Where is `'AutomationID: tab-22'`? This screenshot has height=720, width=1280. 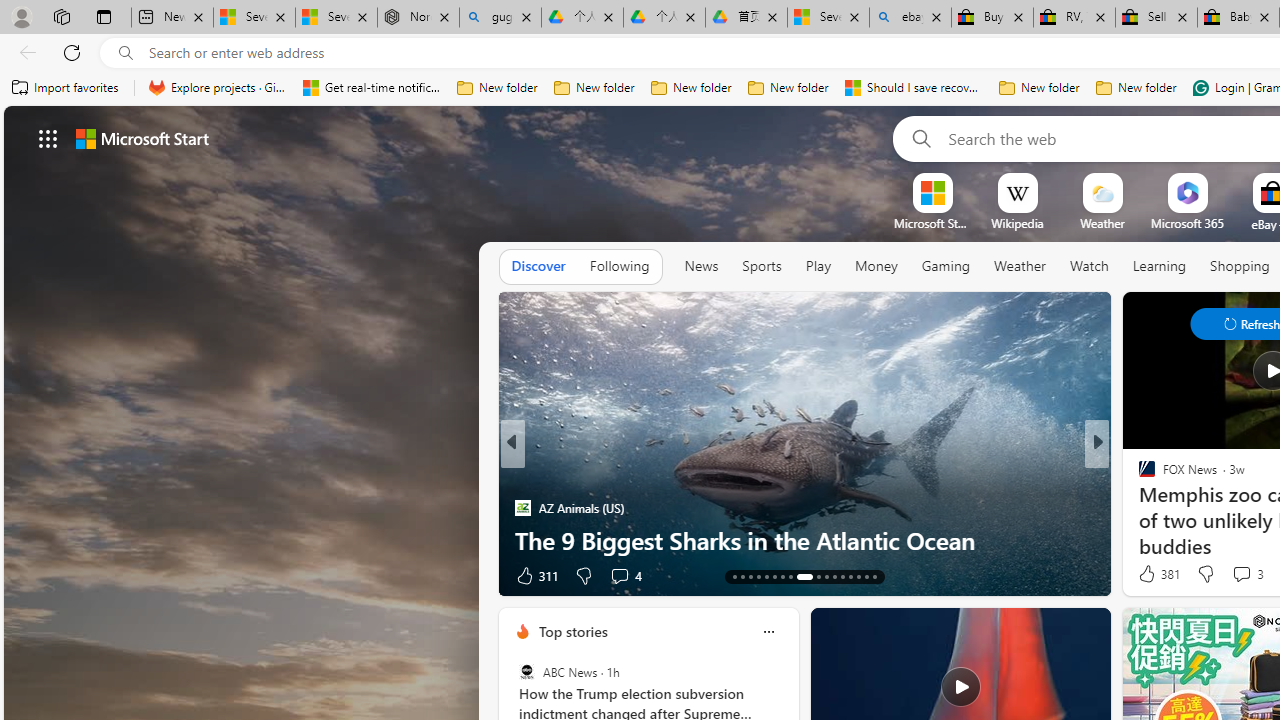 'AutomationID: tab-22' is located at coordinates (812, 577).